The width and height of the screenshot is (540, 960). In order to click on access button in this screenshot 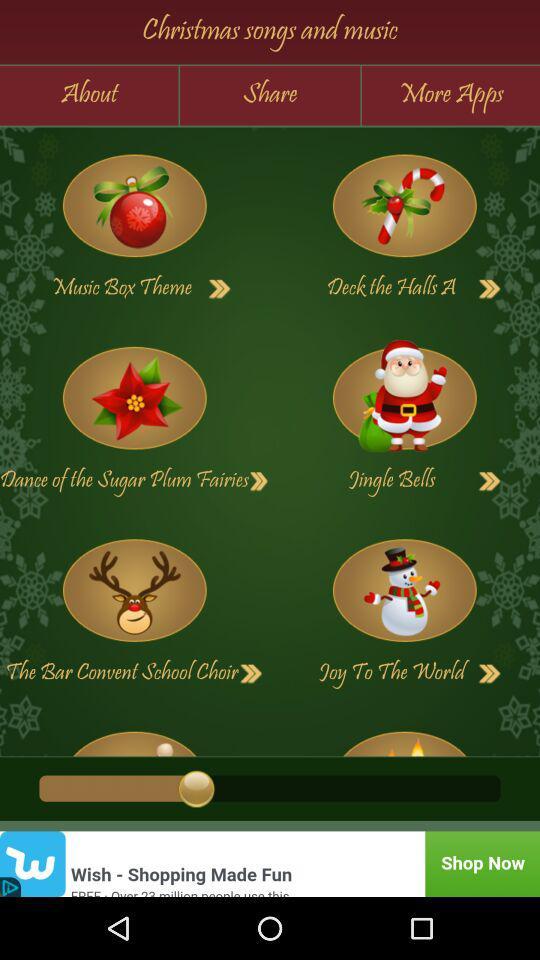, I will do `click(259, 480)`.